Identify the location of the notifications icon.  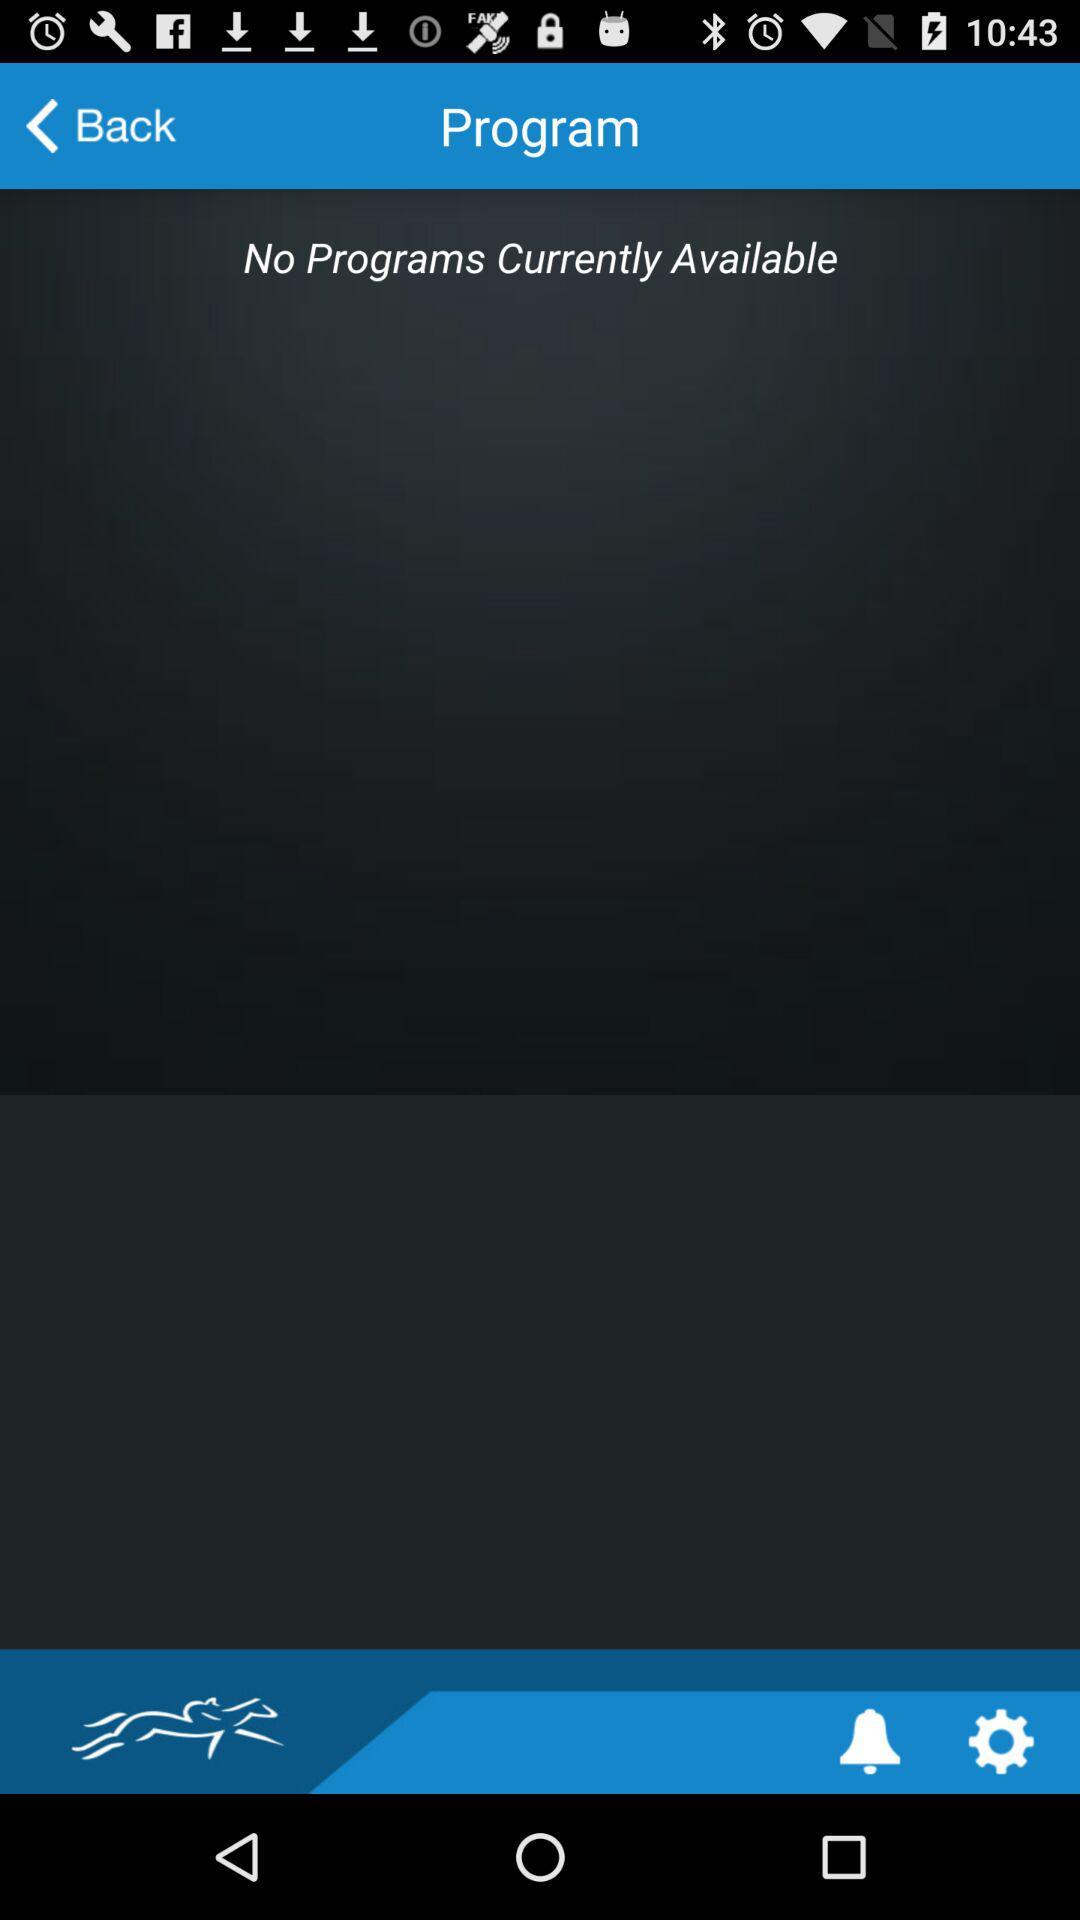
(869, 1862).